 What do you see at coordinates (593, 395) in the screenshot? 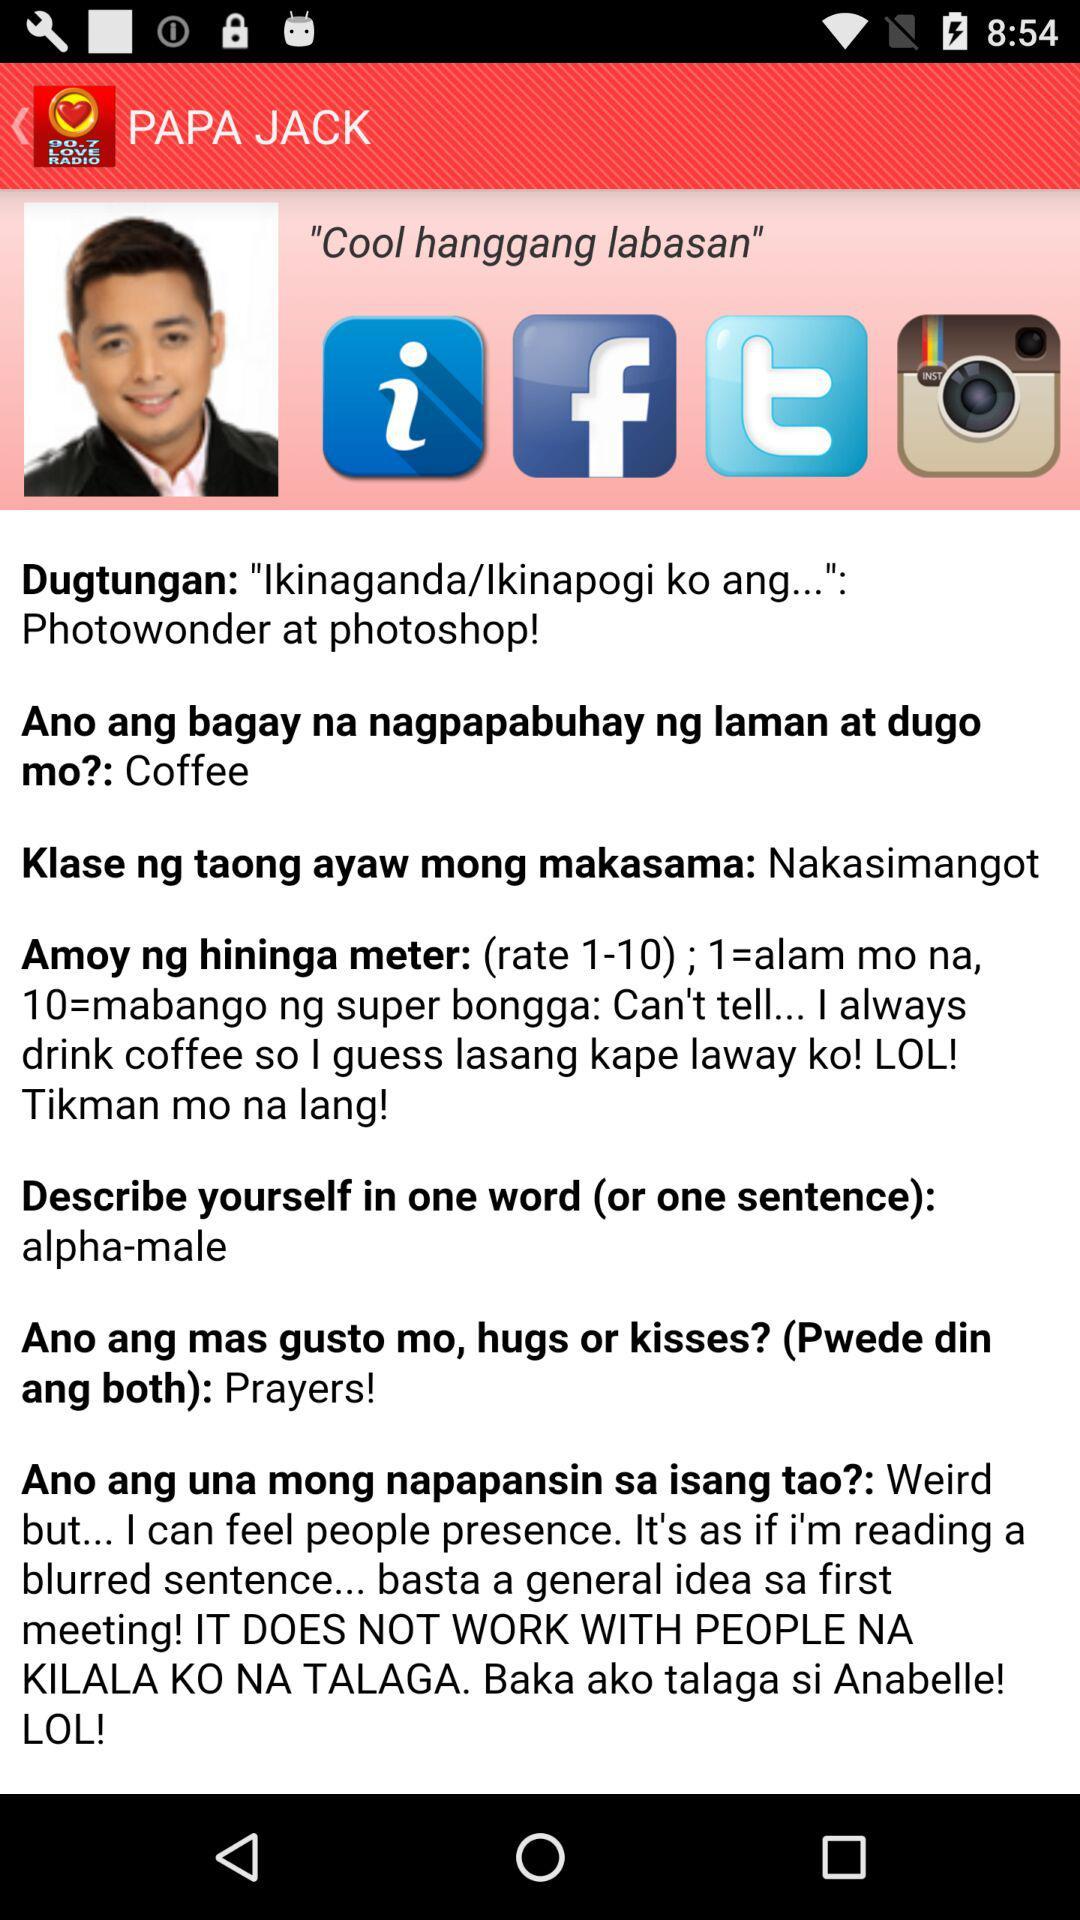
I see `facebook for person 's profile` at bounding box center [593, 395].